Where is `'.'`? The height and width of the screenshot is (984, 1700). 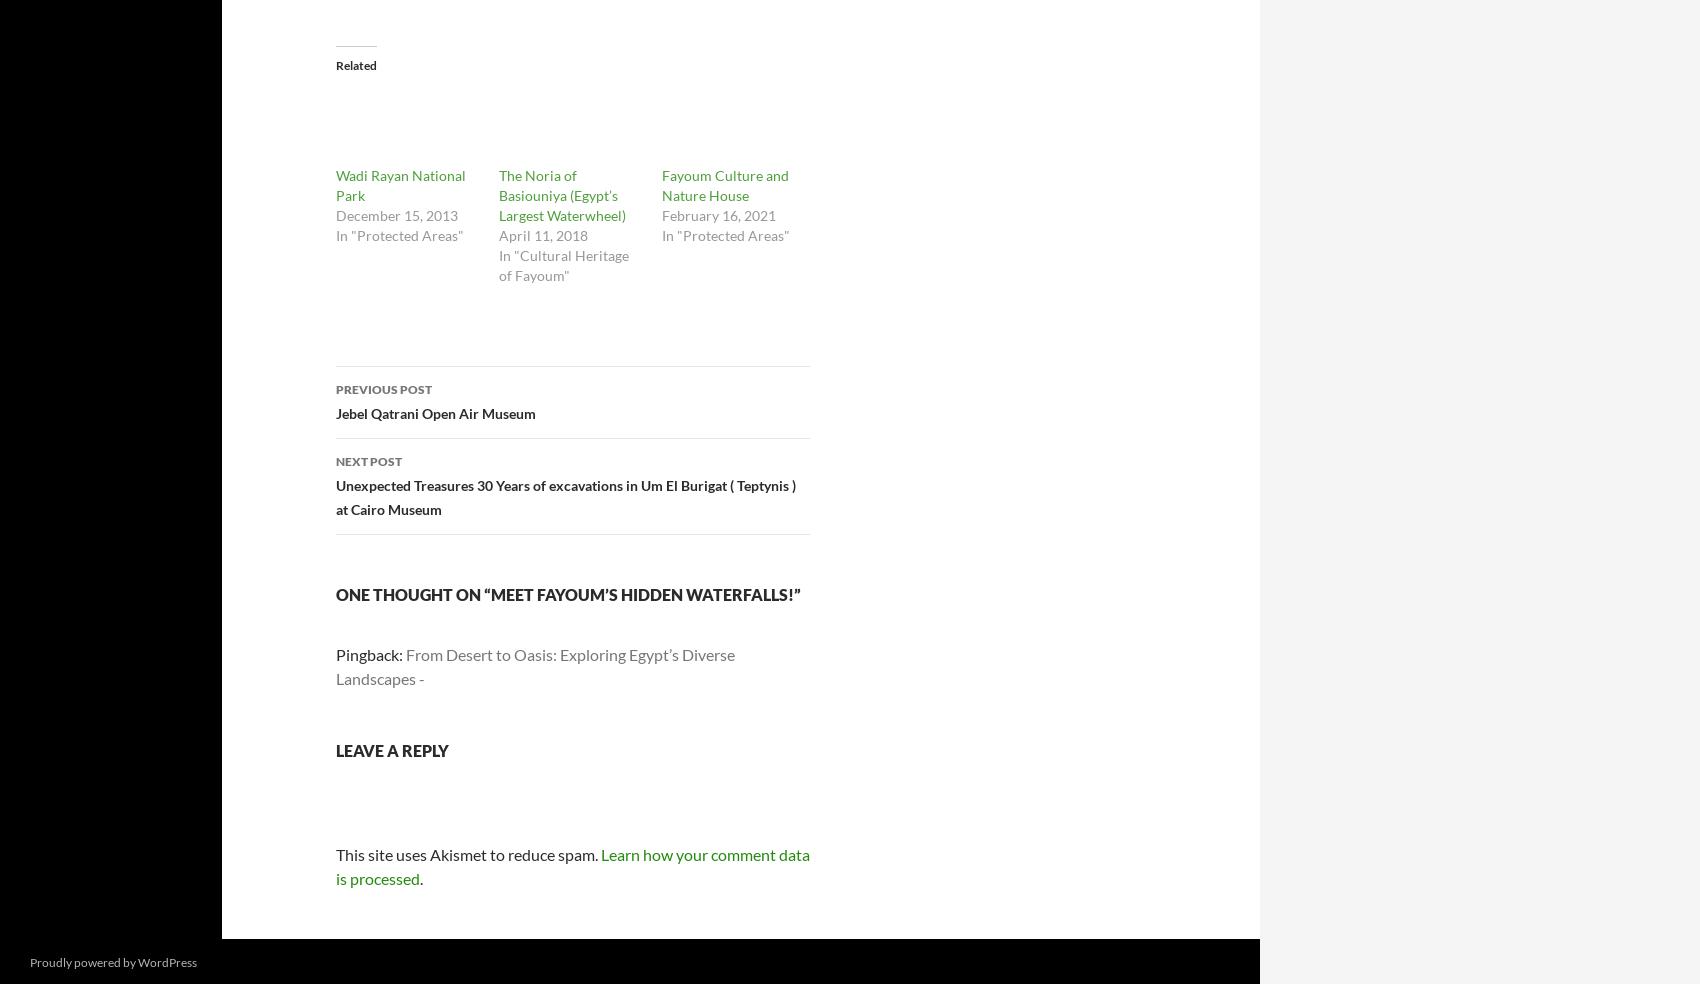
'.' is located at coordinates (420, 877).